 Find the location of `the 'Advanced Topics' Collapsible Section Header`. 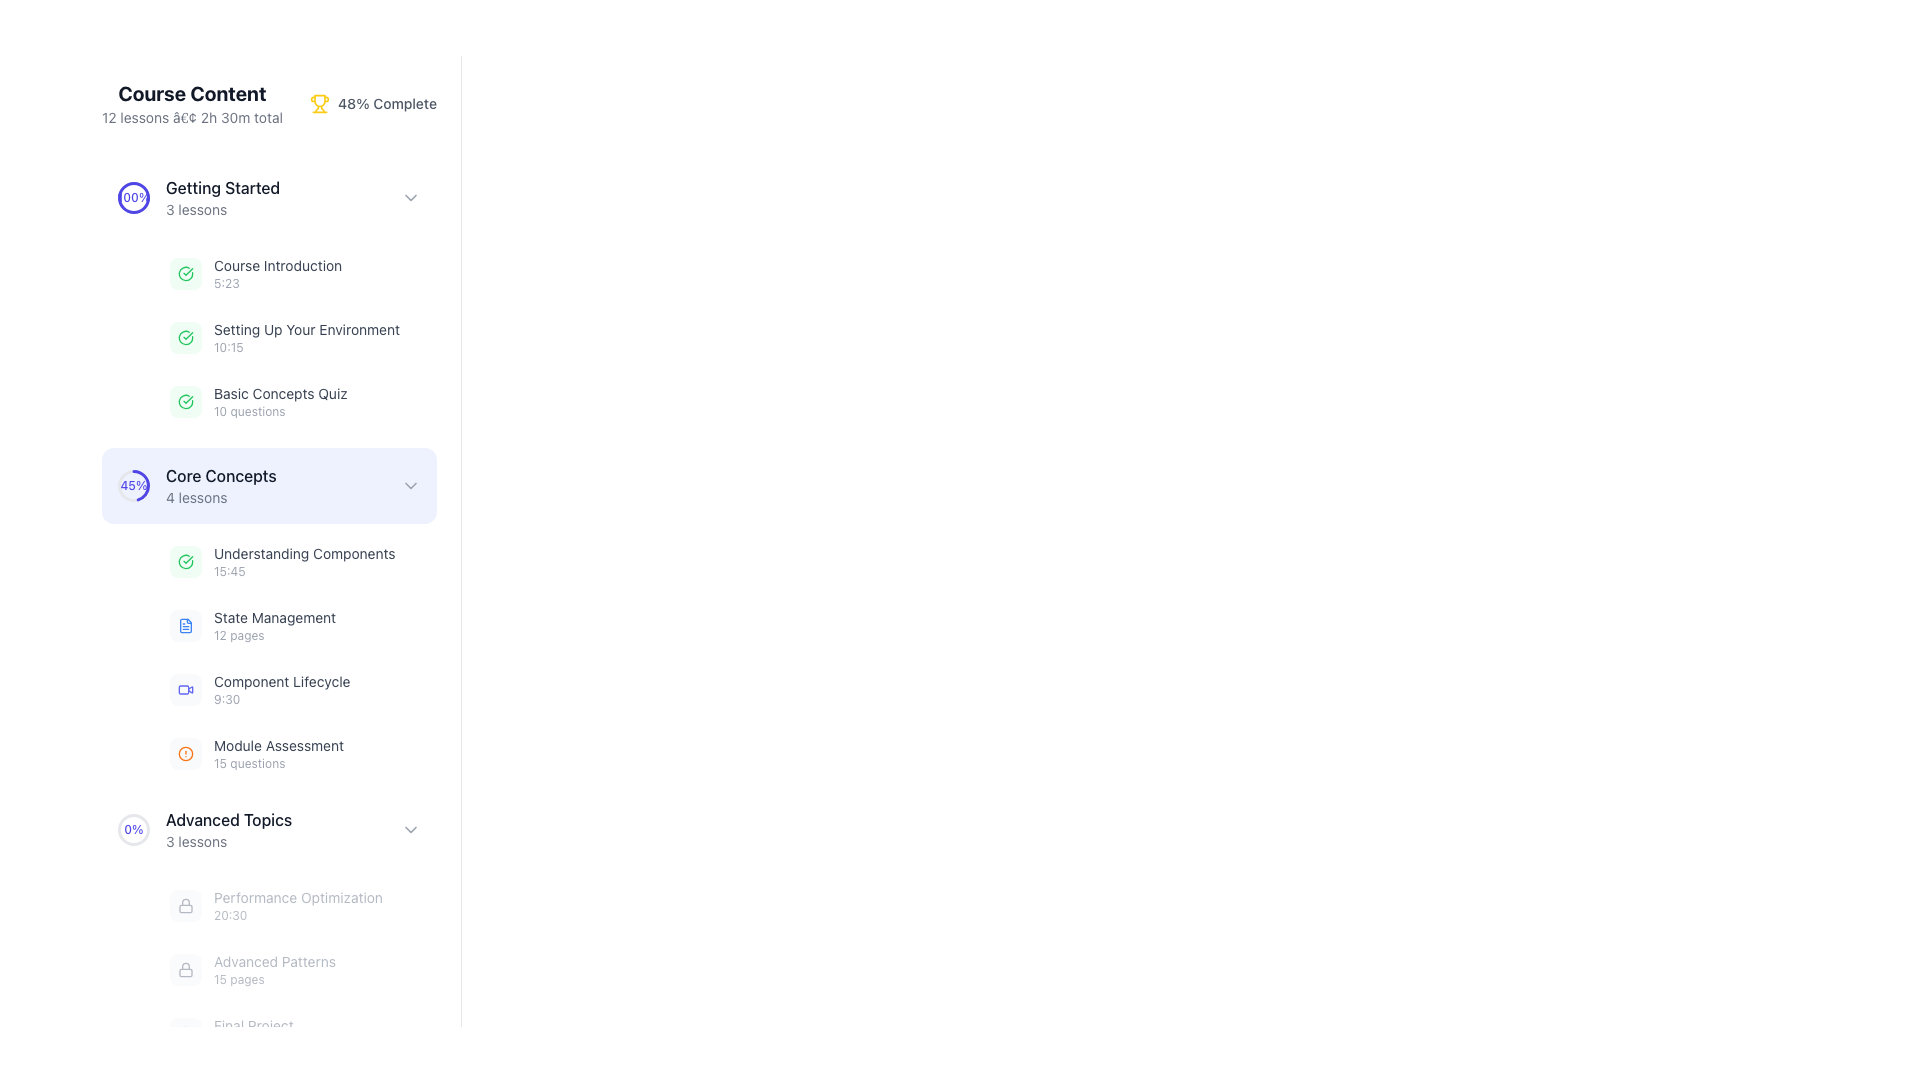

the 'Advanced Topics' Collapsible Section Header is located at coordinates (268, 829).